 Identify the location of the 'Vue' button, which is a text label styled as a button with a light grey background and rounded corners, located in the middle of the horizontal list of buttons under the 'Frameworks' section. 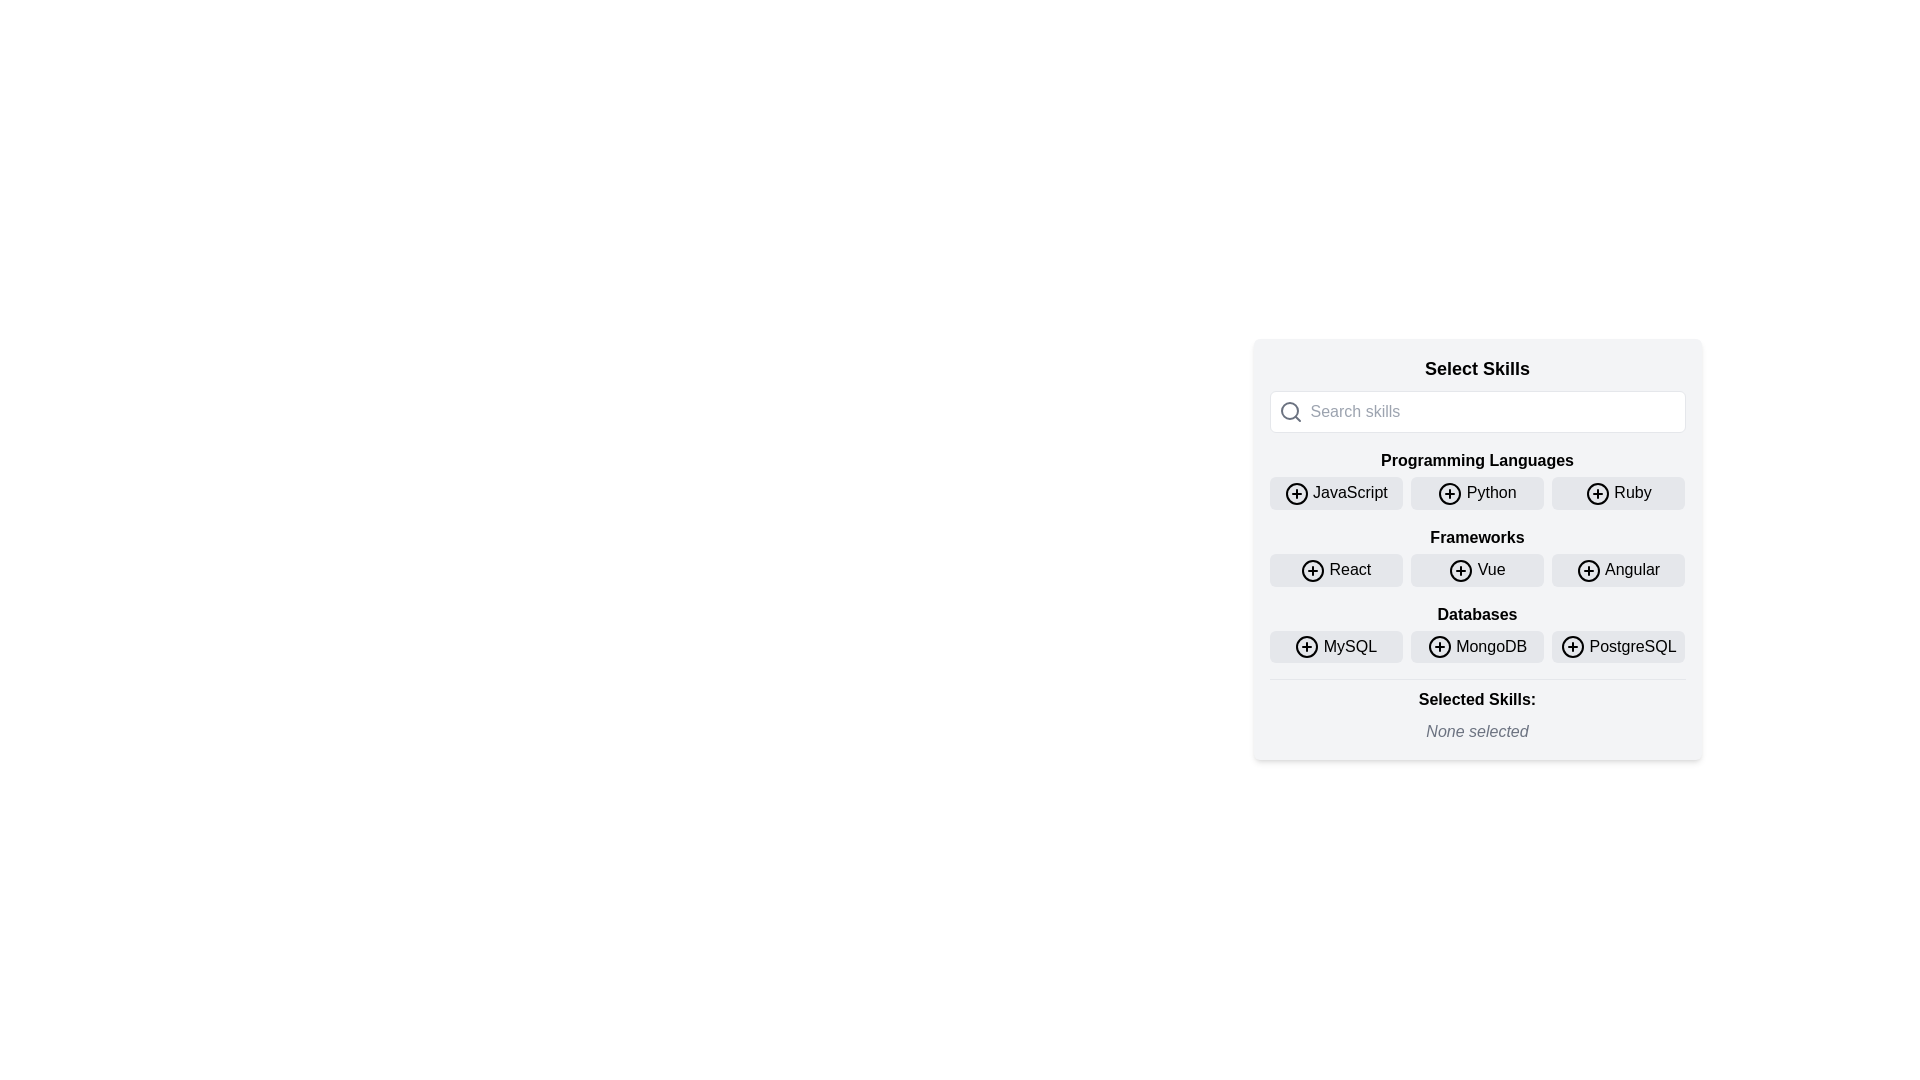
(1477, 570).